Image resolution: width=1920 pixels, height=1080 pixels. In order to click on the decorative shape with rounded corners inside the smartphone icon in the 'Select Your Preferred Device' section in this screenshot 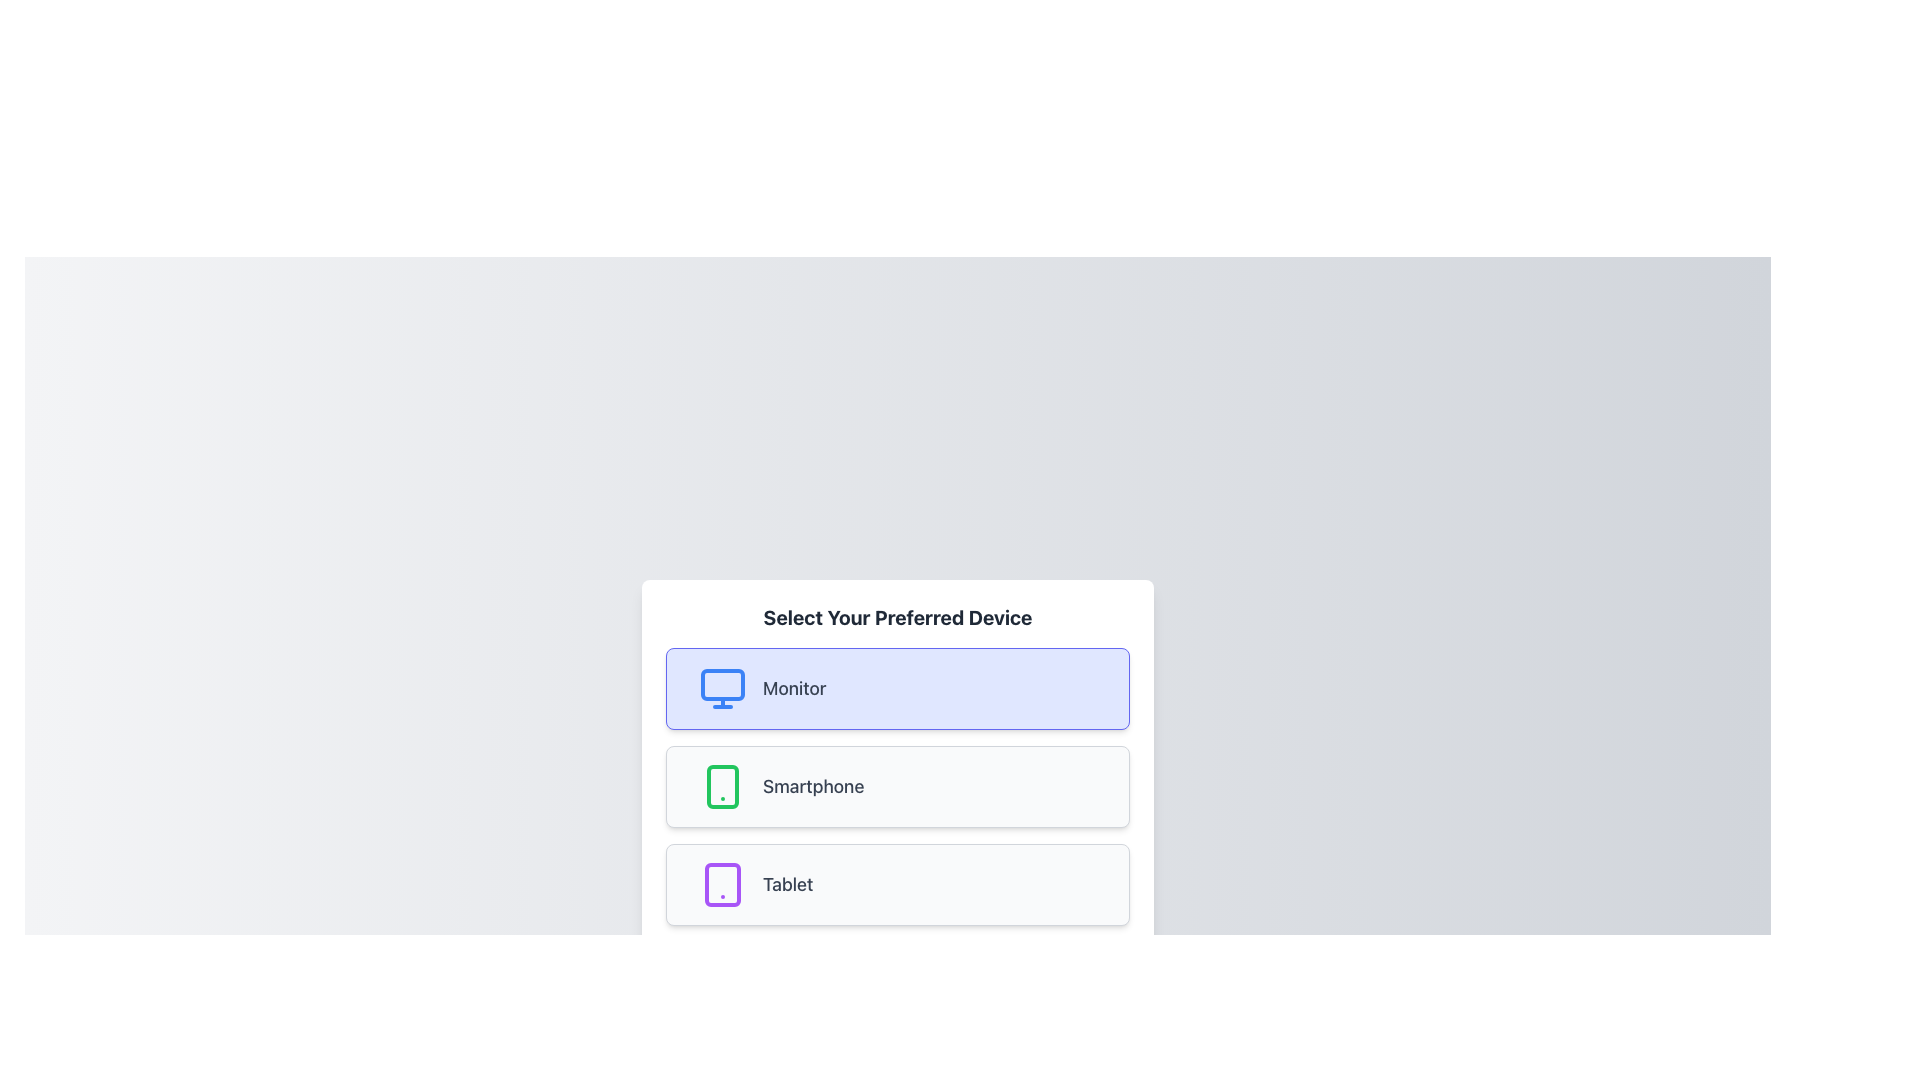, I will do `click(722, 785)`.